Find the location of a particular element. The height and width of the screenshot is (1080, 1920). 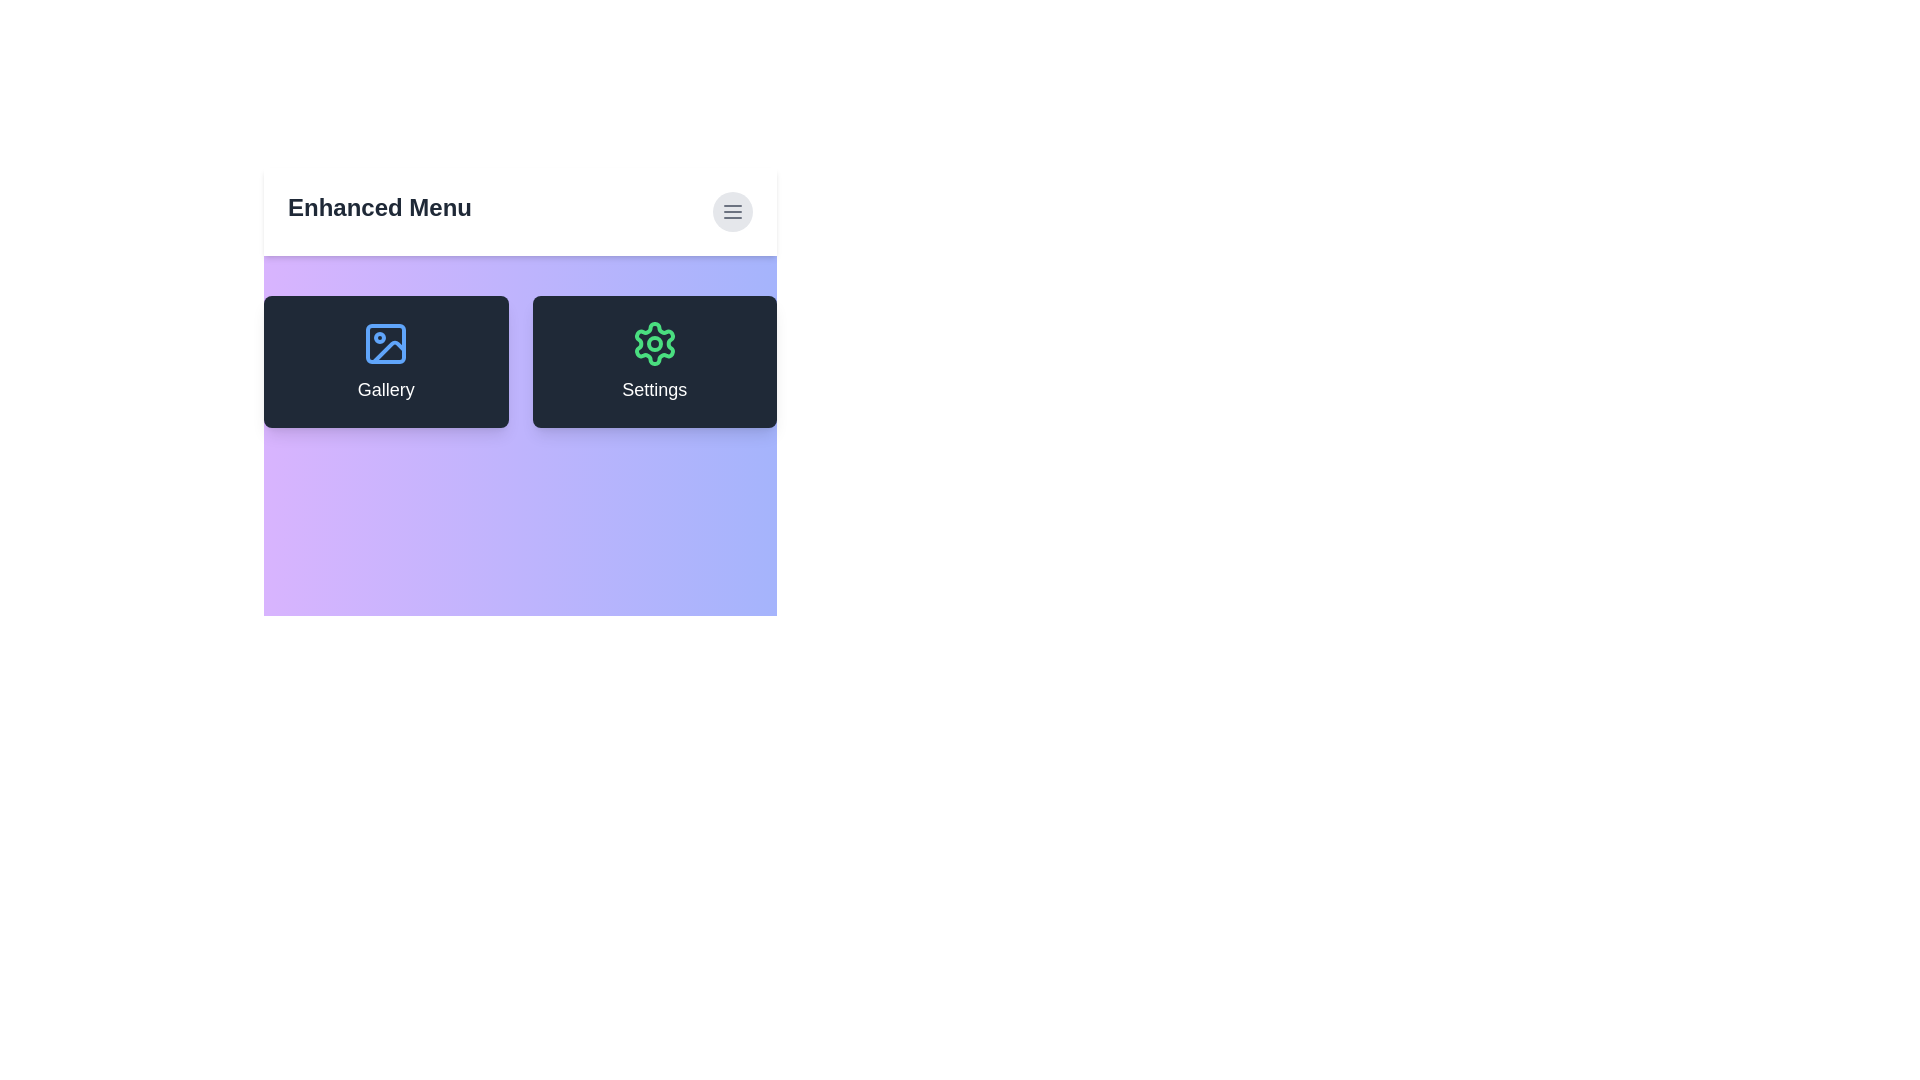

the Gallery card to observe its hover effect is located at coordinates (386, 362).